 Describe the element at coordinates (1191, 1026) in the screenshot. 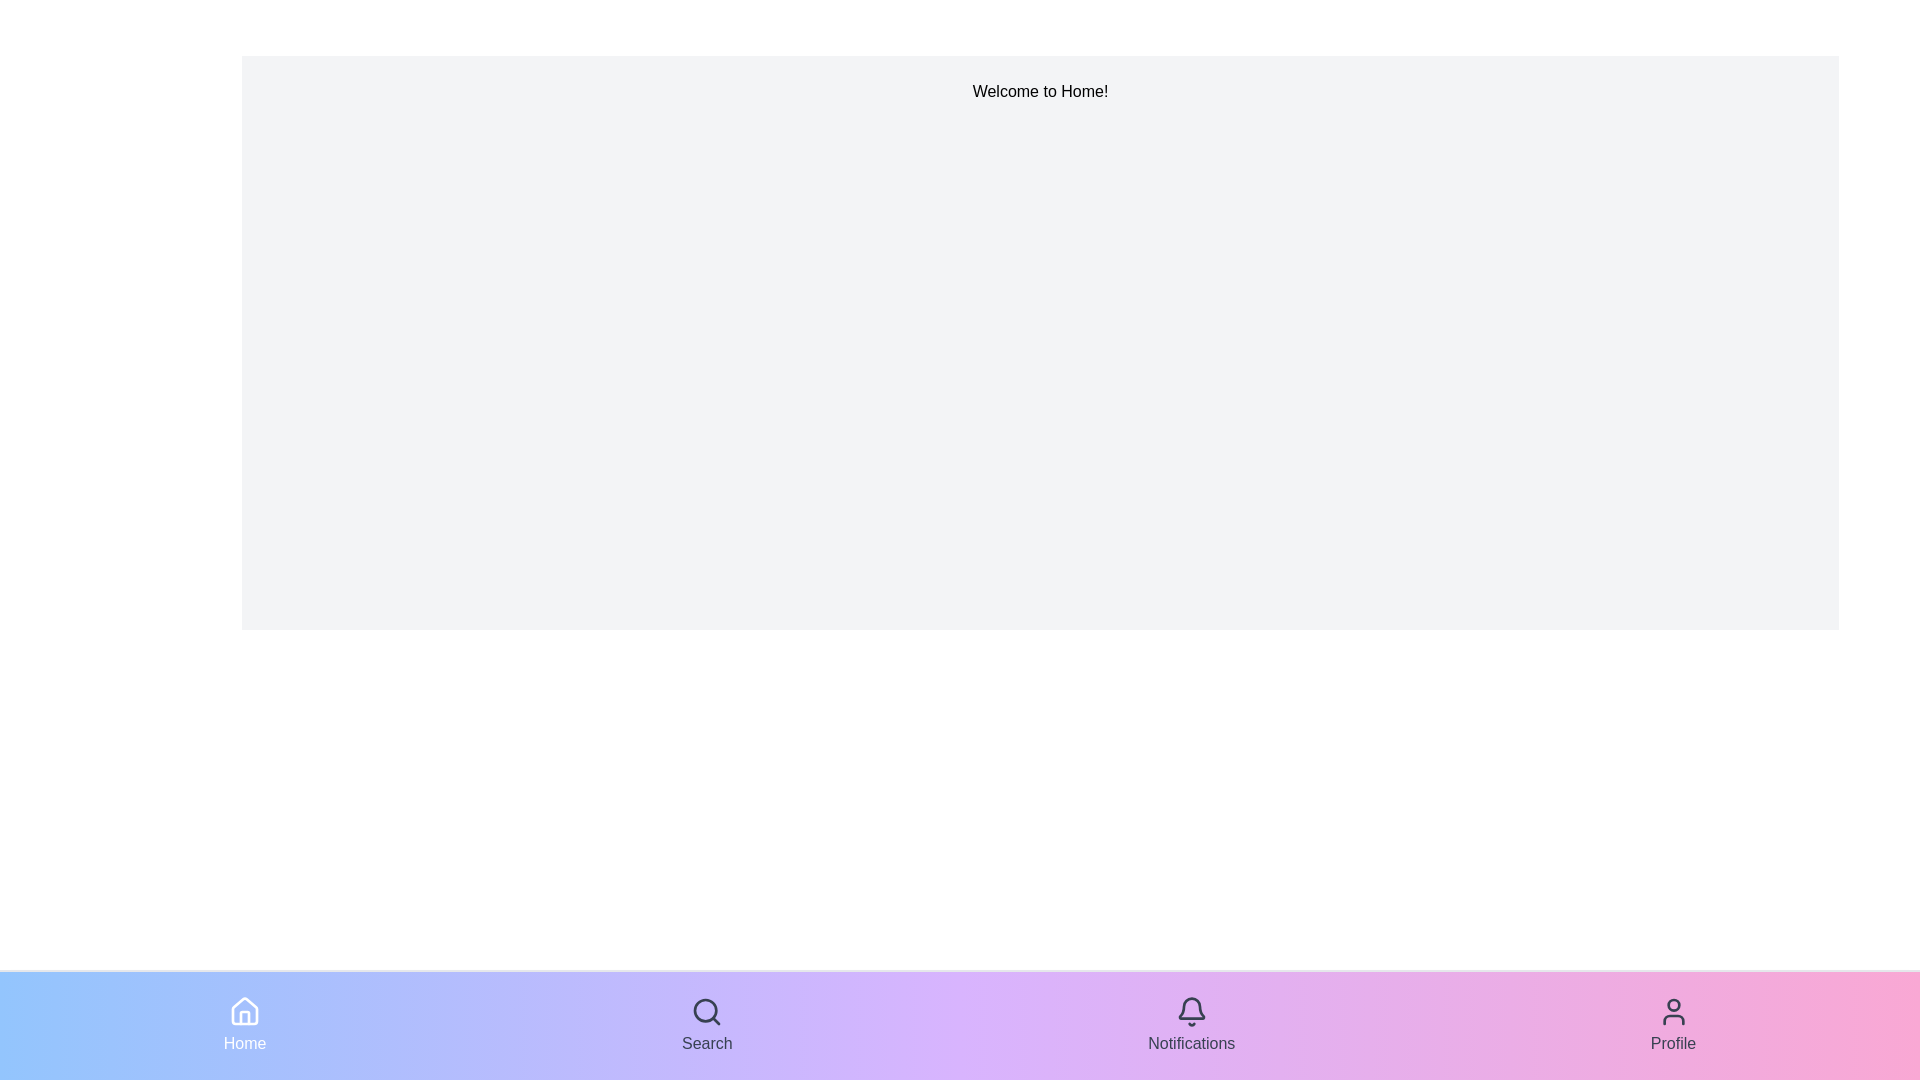

I see `the 'Notifications' button, which features a bell icon and the text 'Notifications' styled in gray, to trigger a visual effect` at that location.